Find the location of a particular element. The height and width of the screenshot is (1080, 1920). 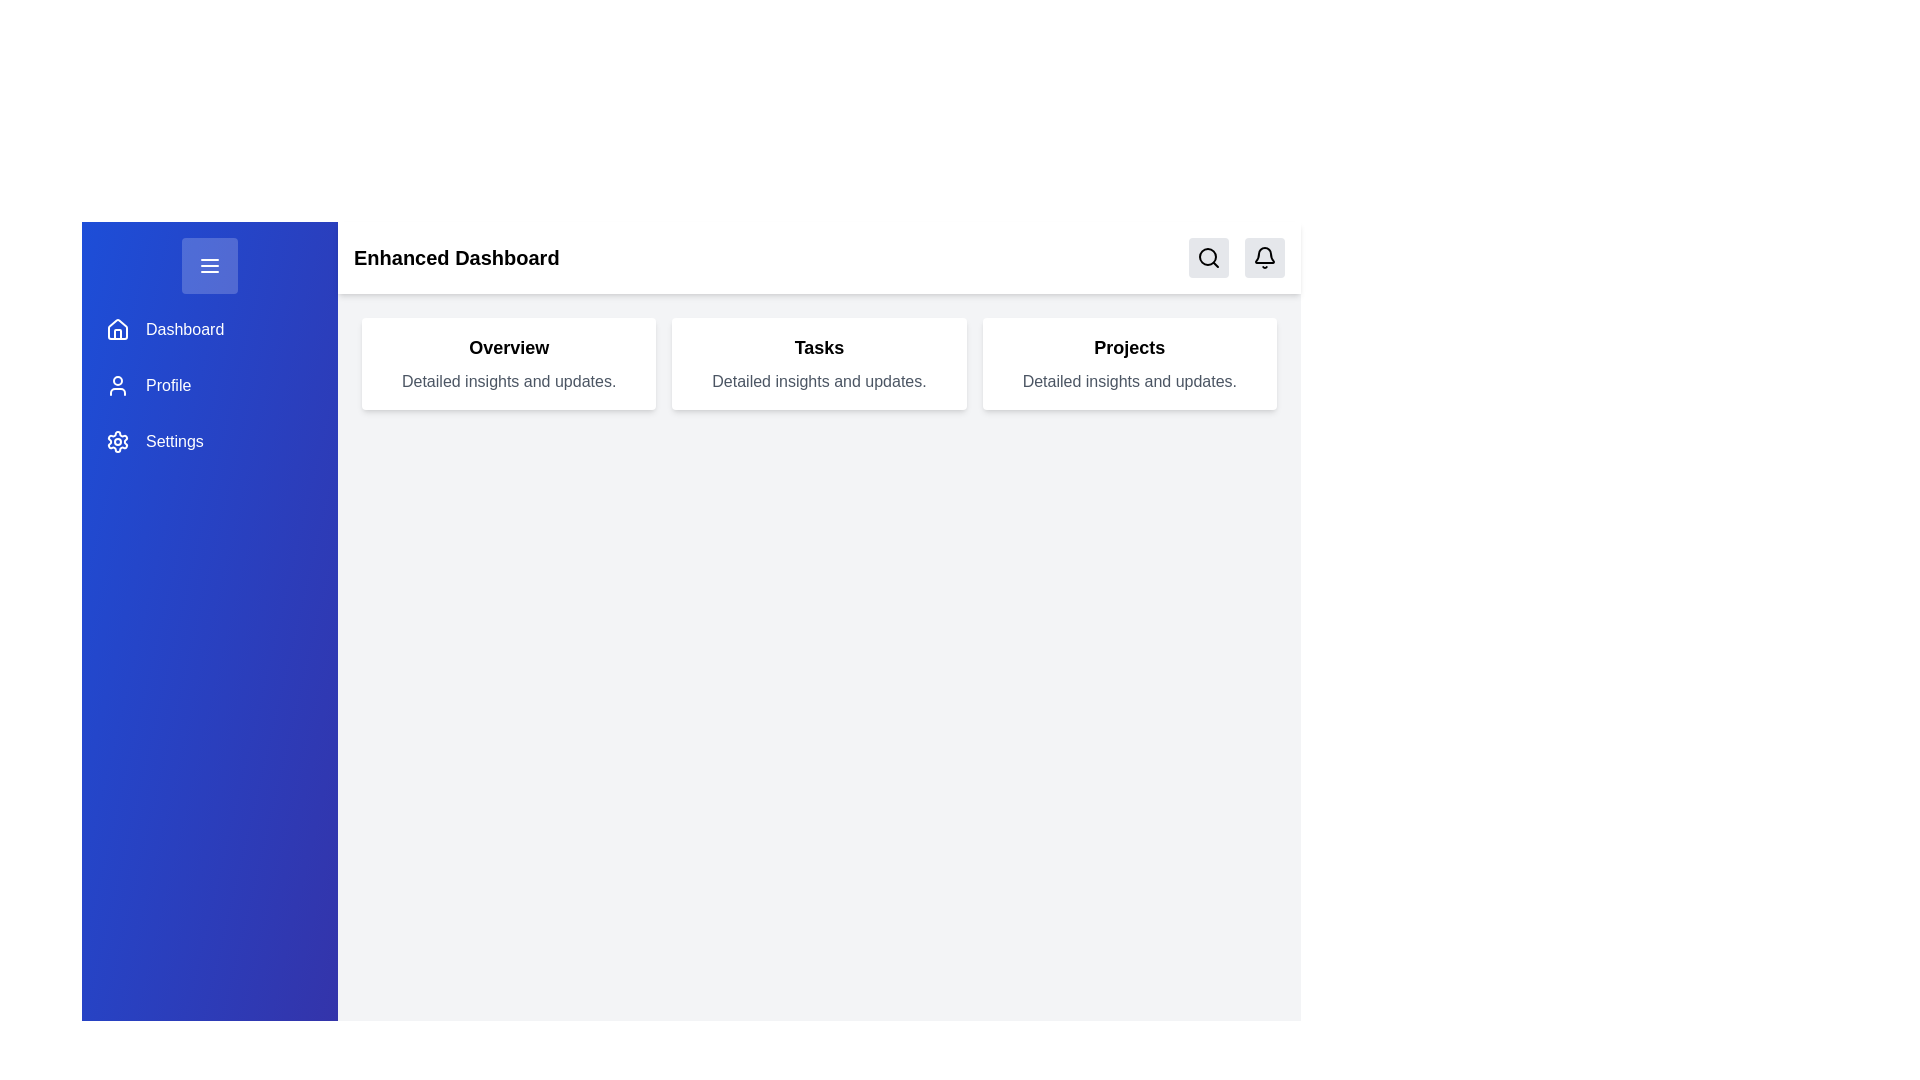

the header text element, which serves as the title for the current page and is positioned in the top white bar, aligned to the left but right of the blue navigation sidebar is located at coordinates (455, 257).